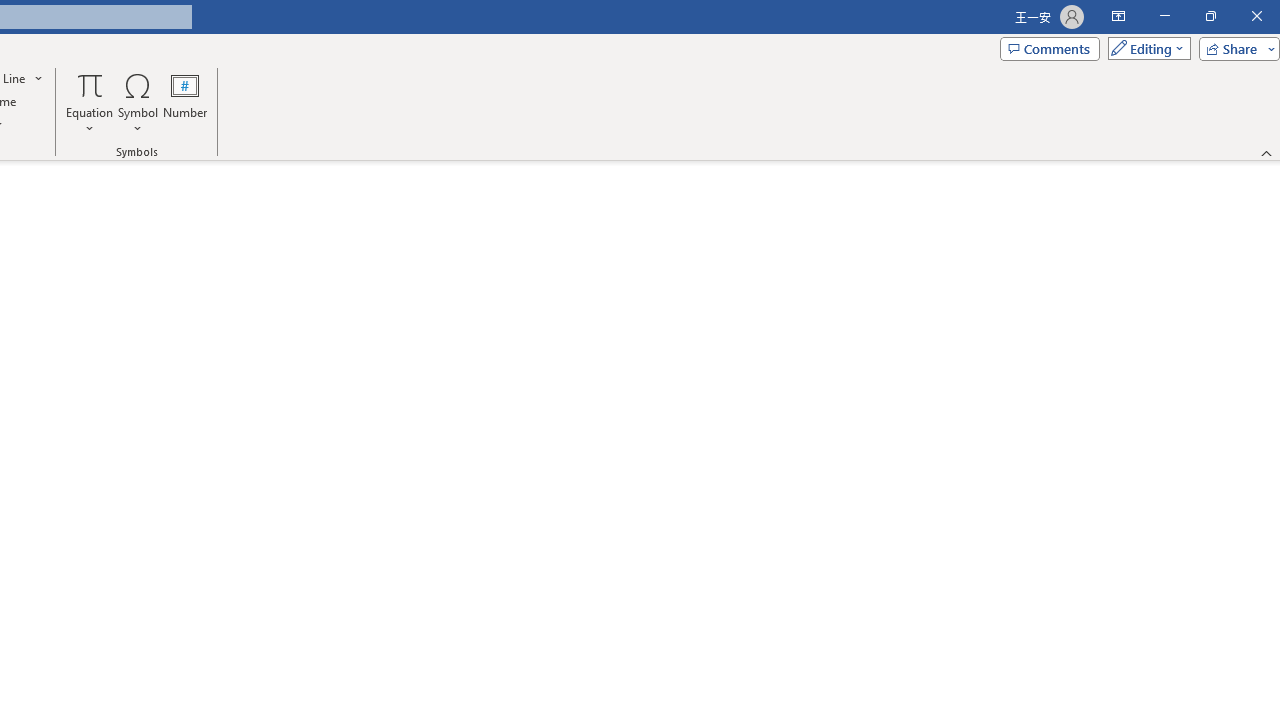 Image resolution: width=1280 pixels, height=720 pixels. I want to click on 'Equation', so click(89, 84).